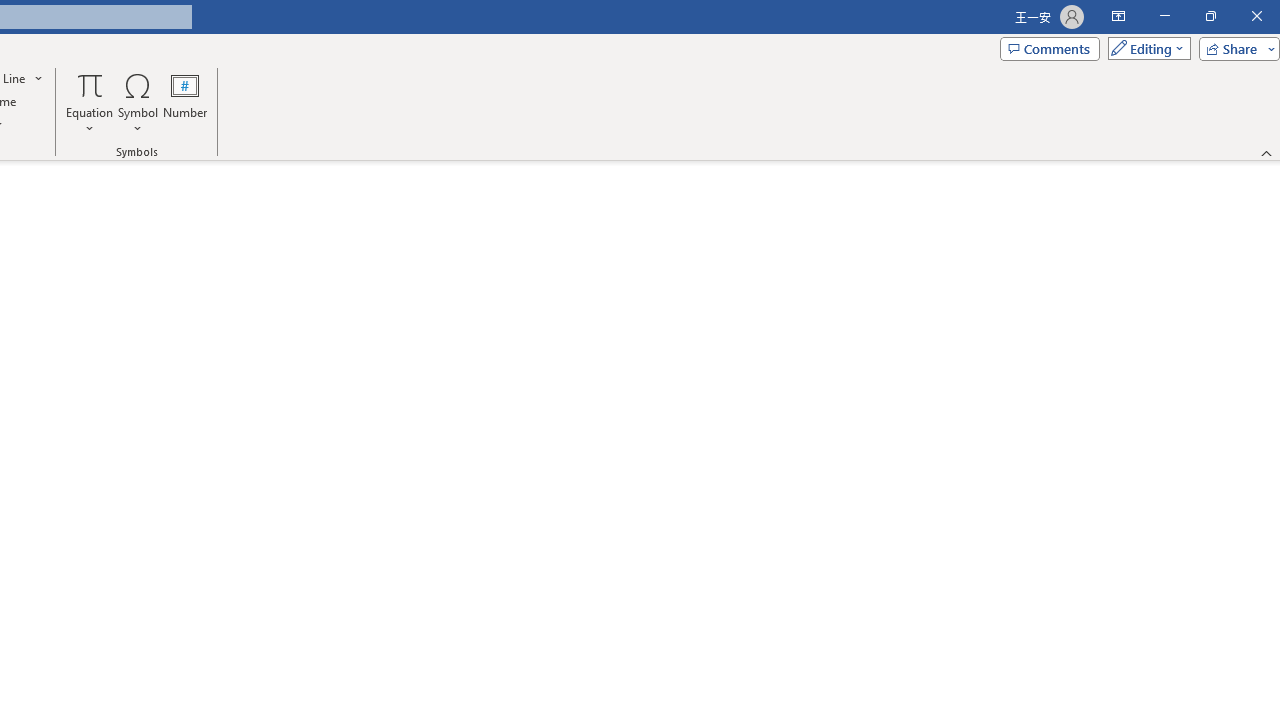 Image resolution: width=1280 pixels, height=720 pixels. I want to click on 'Equation', so click(89, 84).